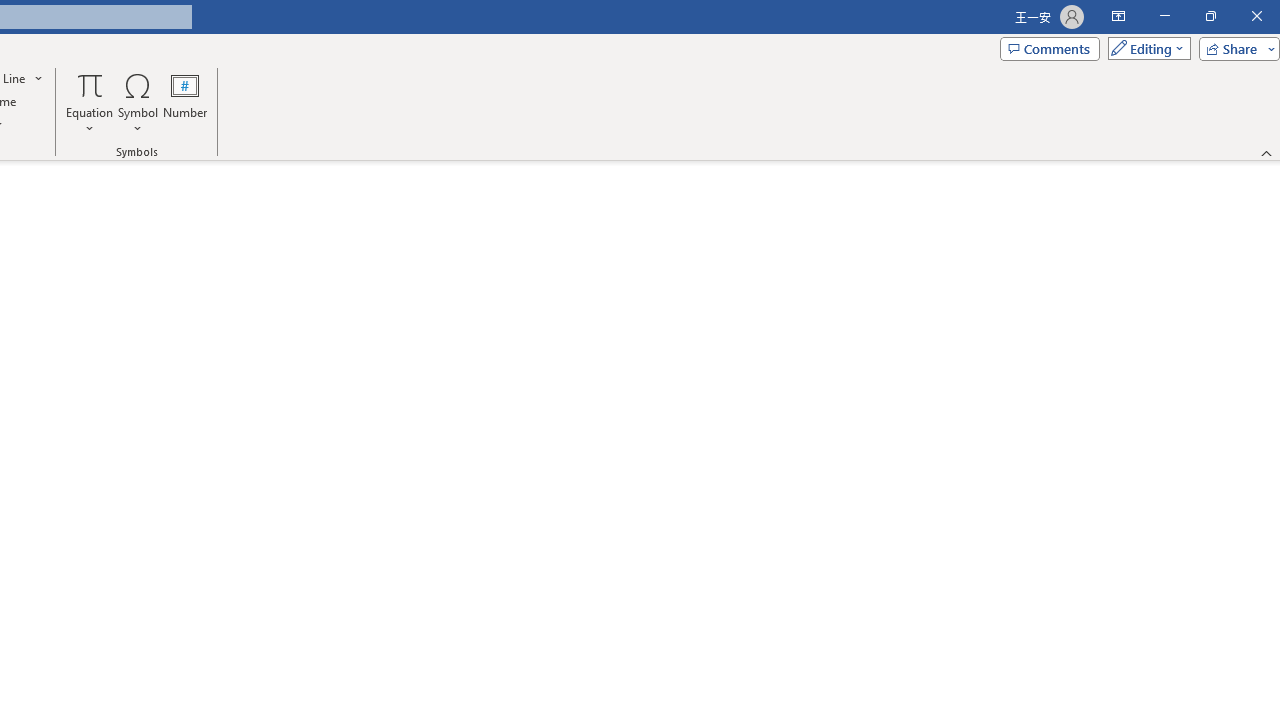 Image resolution: width=1280 pixels, height=720 pixels. I want to click on 'Equation', so click(89, 84).